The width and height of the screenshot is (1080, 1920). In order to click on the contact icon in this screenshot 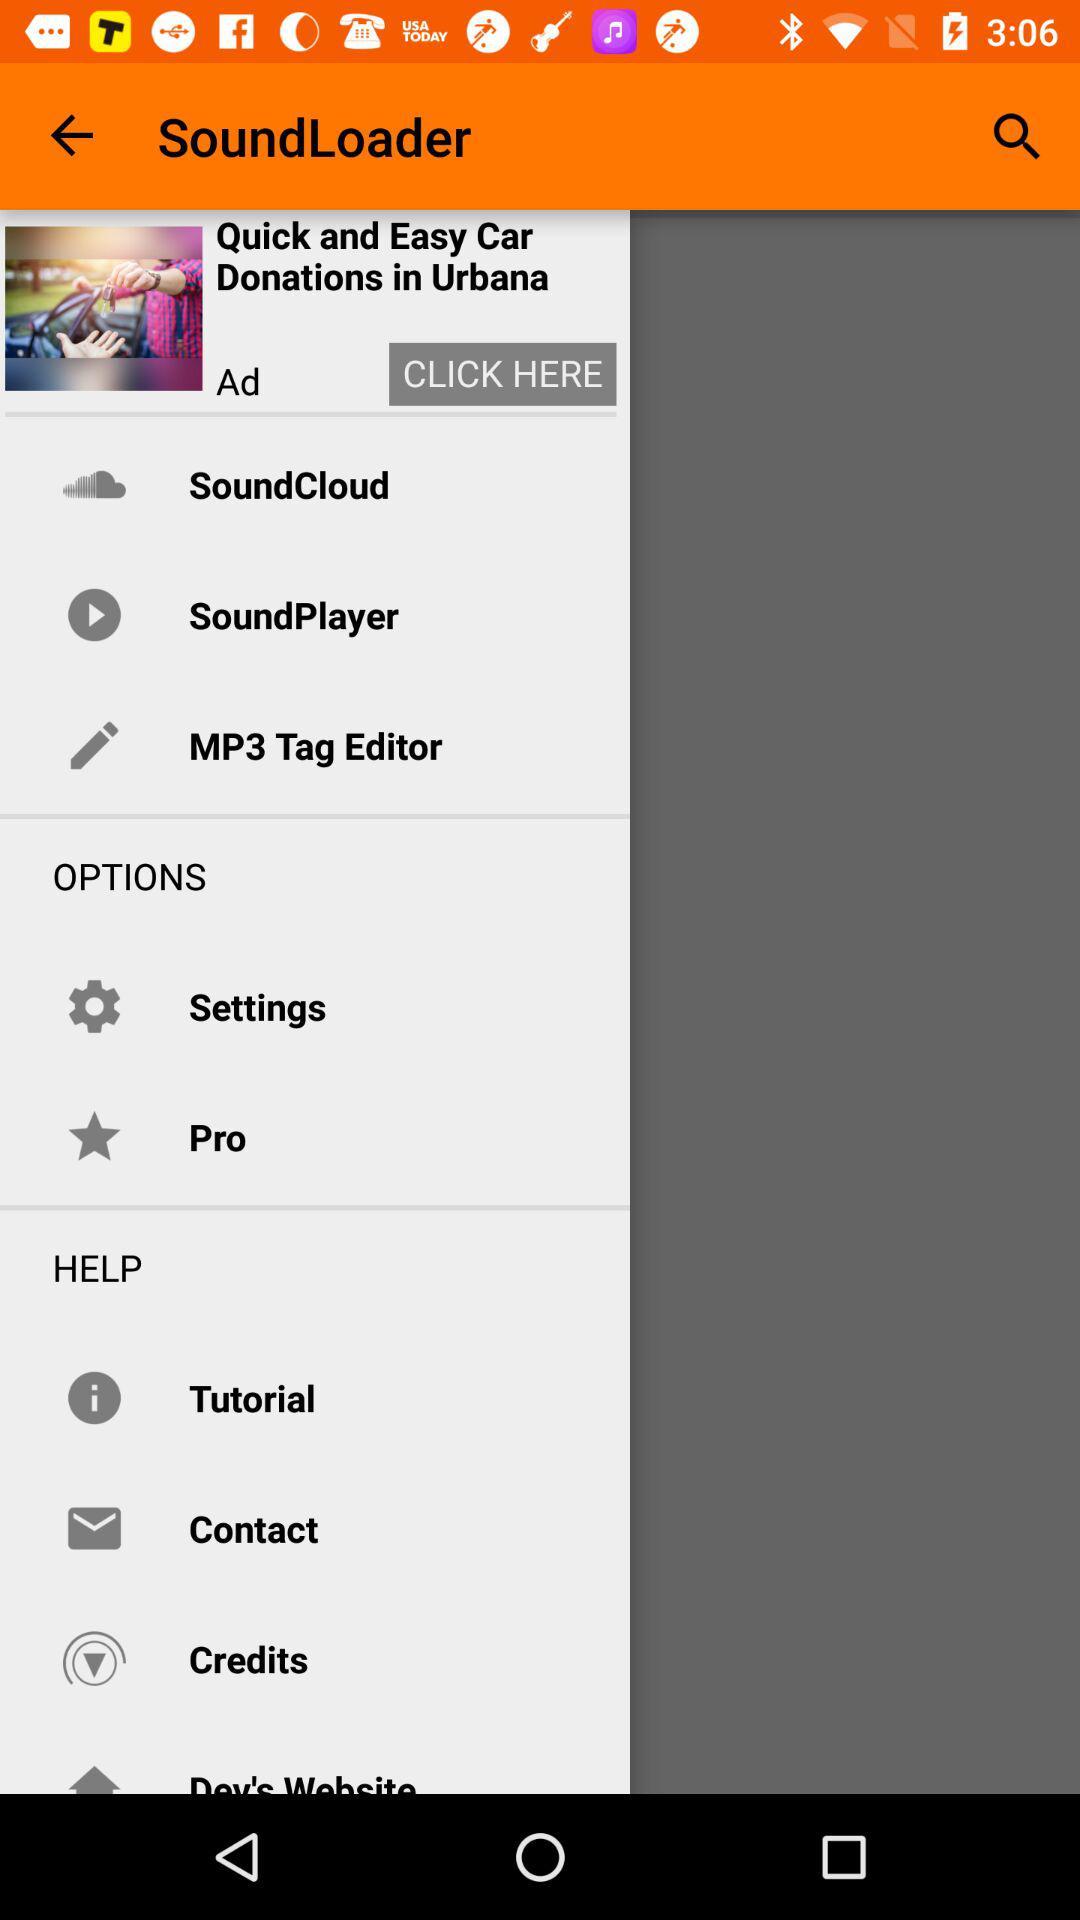, I will do `click(252, 1527)`.